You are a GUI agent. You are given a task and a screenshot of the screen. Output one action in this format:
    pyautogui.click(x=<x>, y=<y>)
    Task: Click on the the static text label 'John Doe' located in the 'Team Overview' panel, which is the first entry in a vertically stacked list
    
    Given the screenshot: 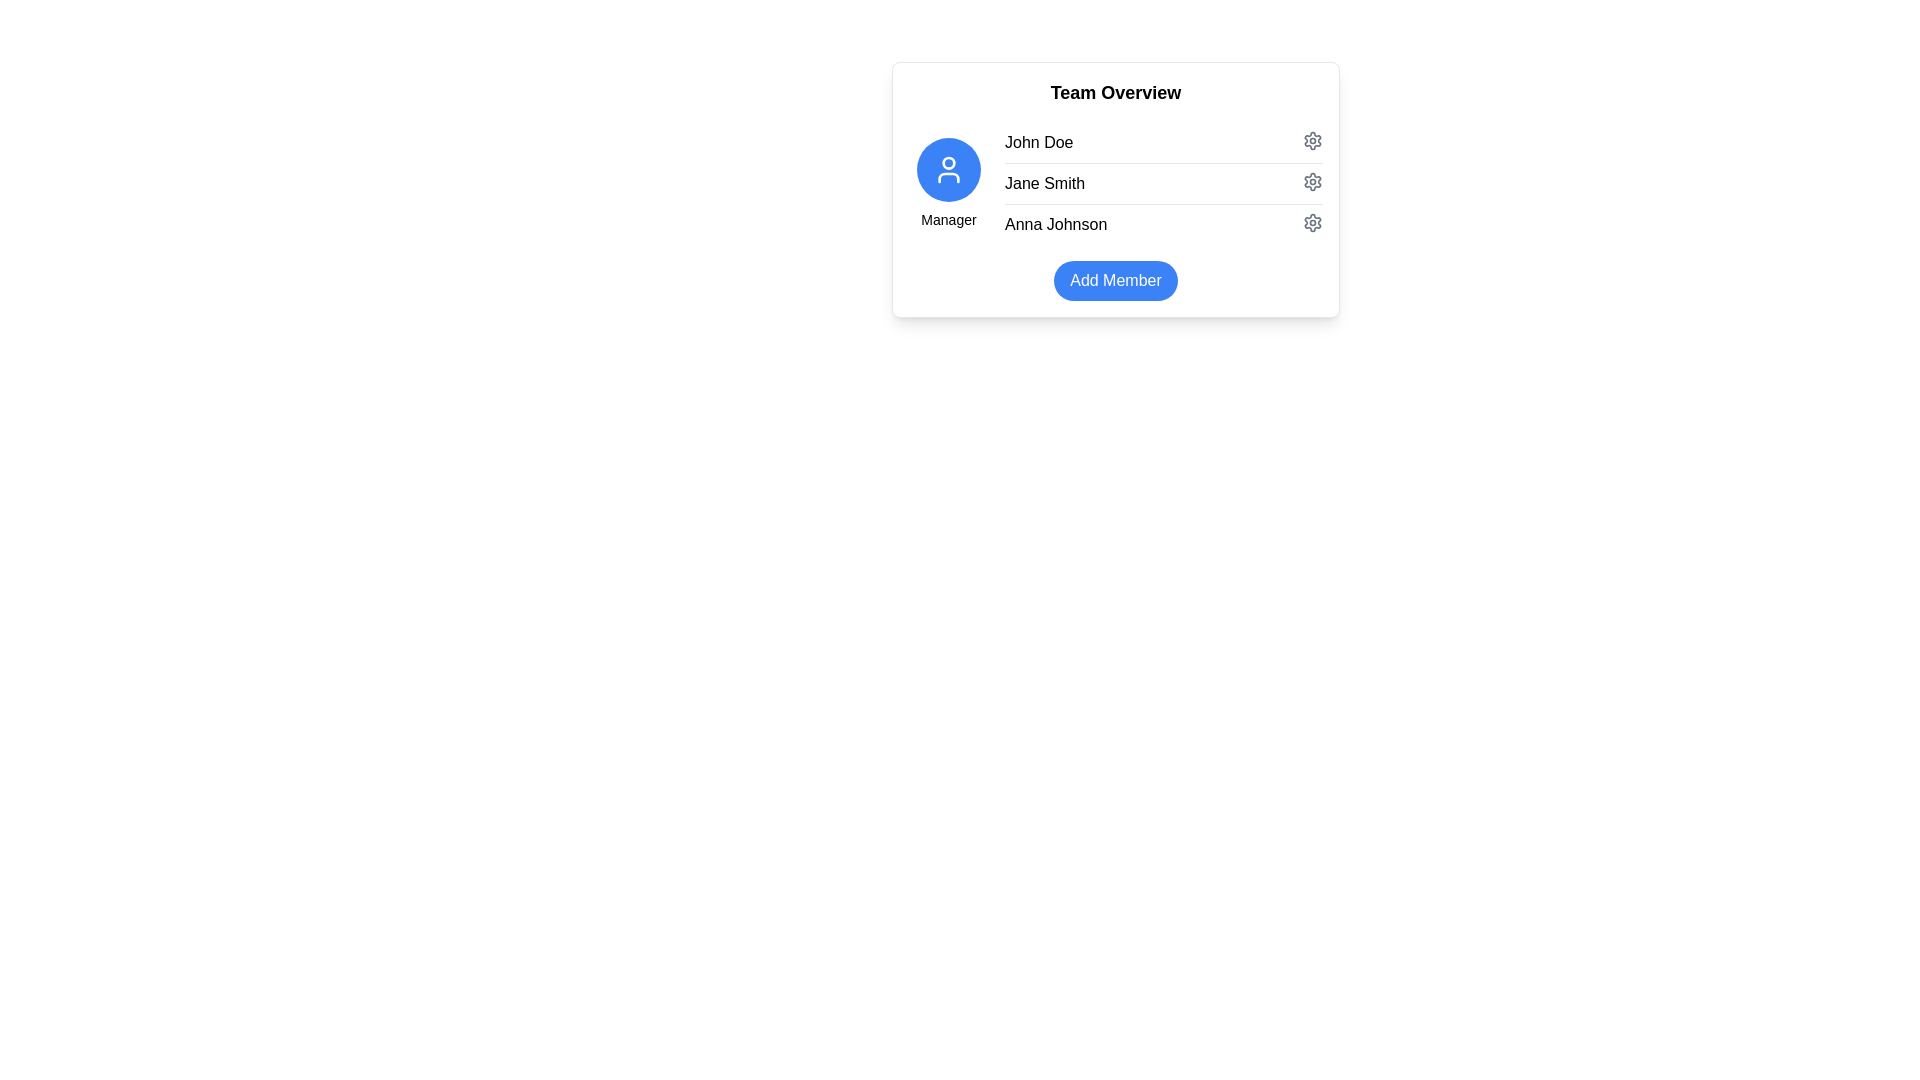 What is the action you would take?
    pyautogui.click(x=1039, y=141)
    